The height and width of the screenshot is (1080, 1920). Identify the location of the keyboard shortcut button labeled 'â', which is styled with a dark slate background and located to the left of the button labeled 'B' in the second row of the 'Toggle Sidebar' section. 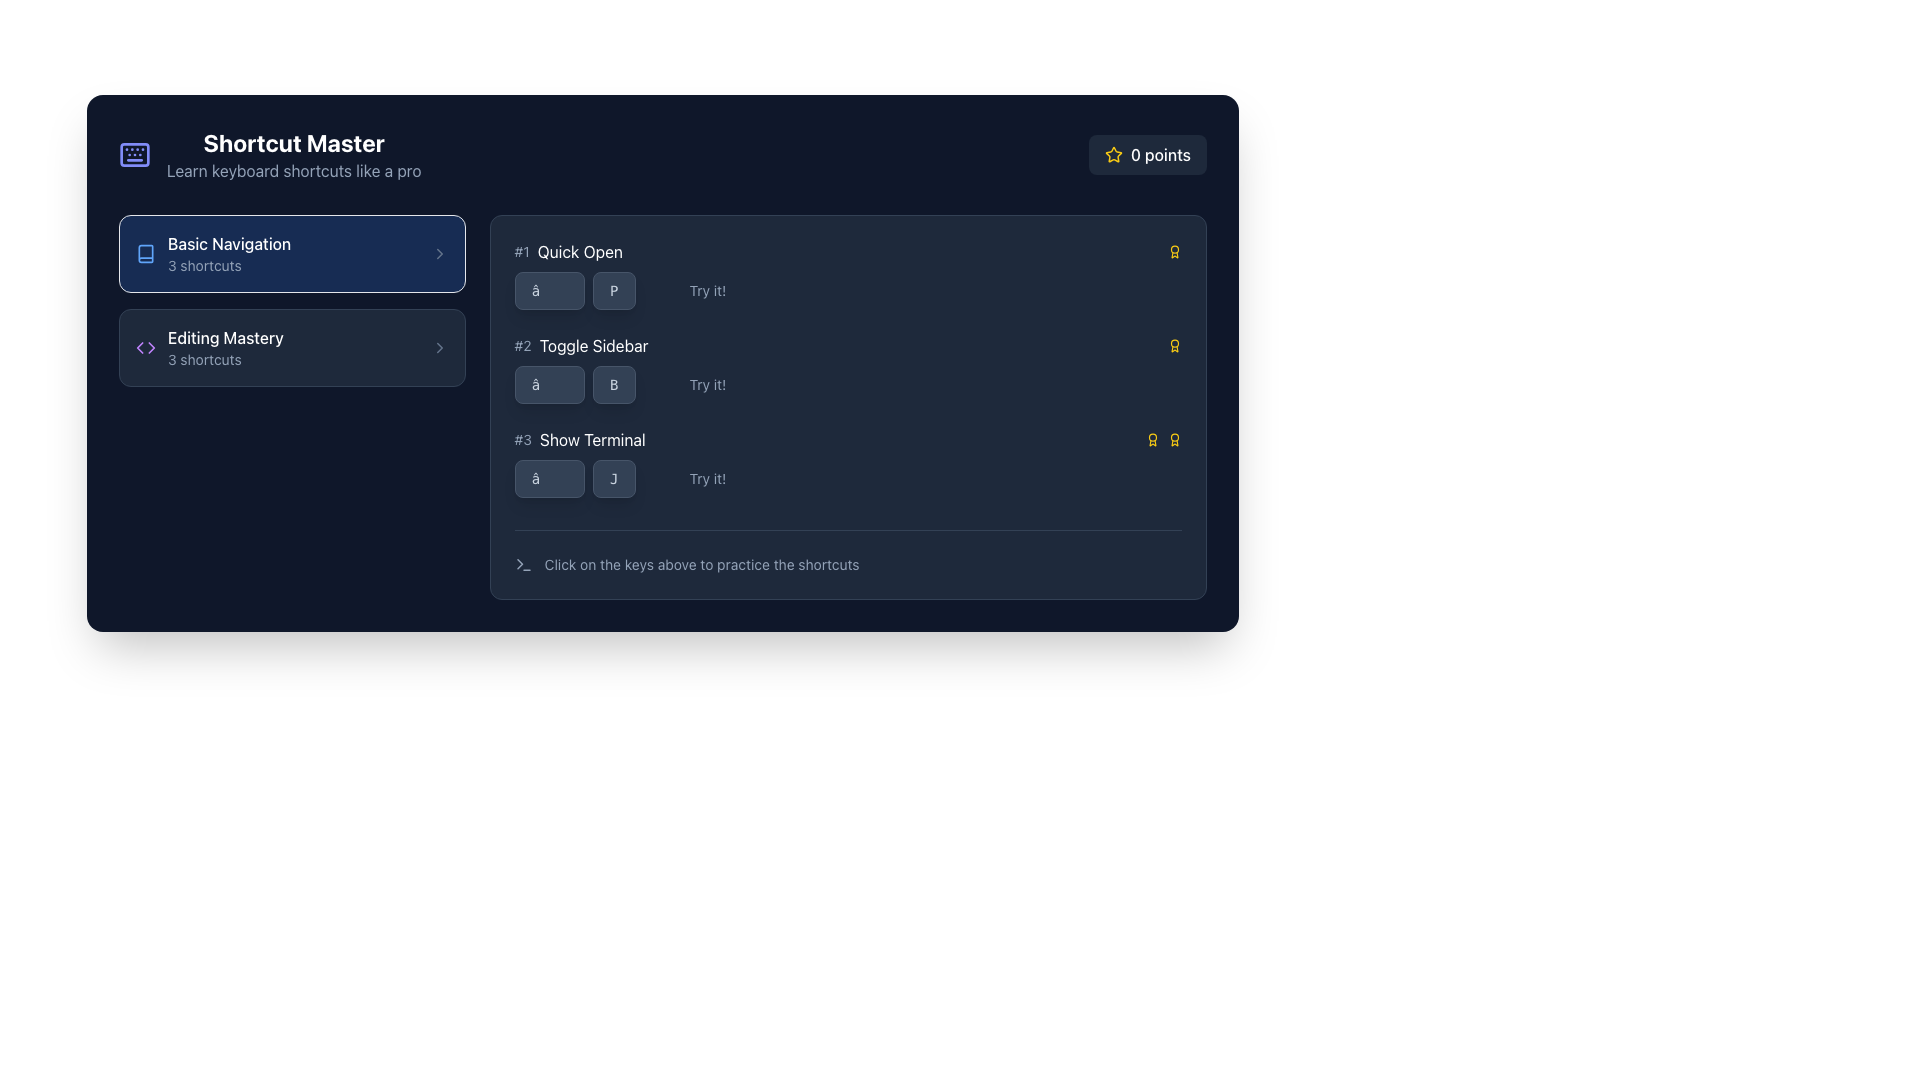
(549, 385).